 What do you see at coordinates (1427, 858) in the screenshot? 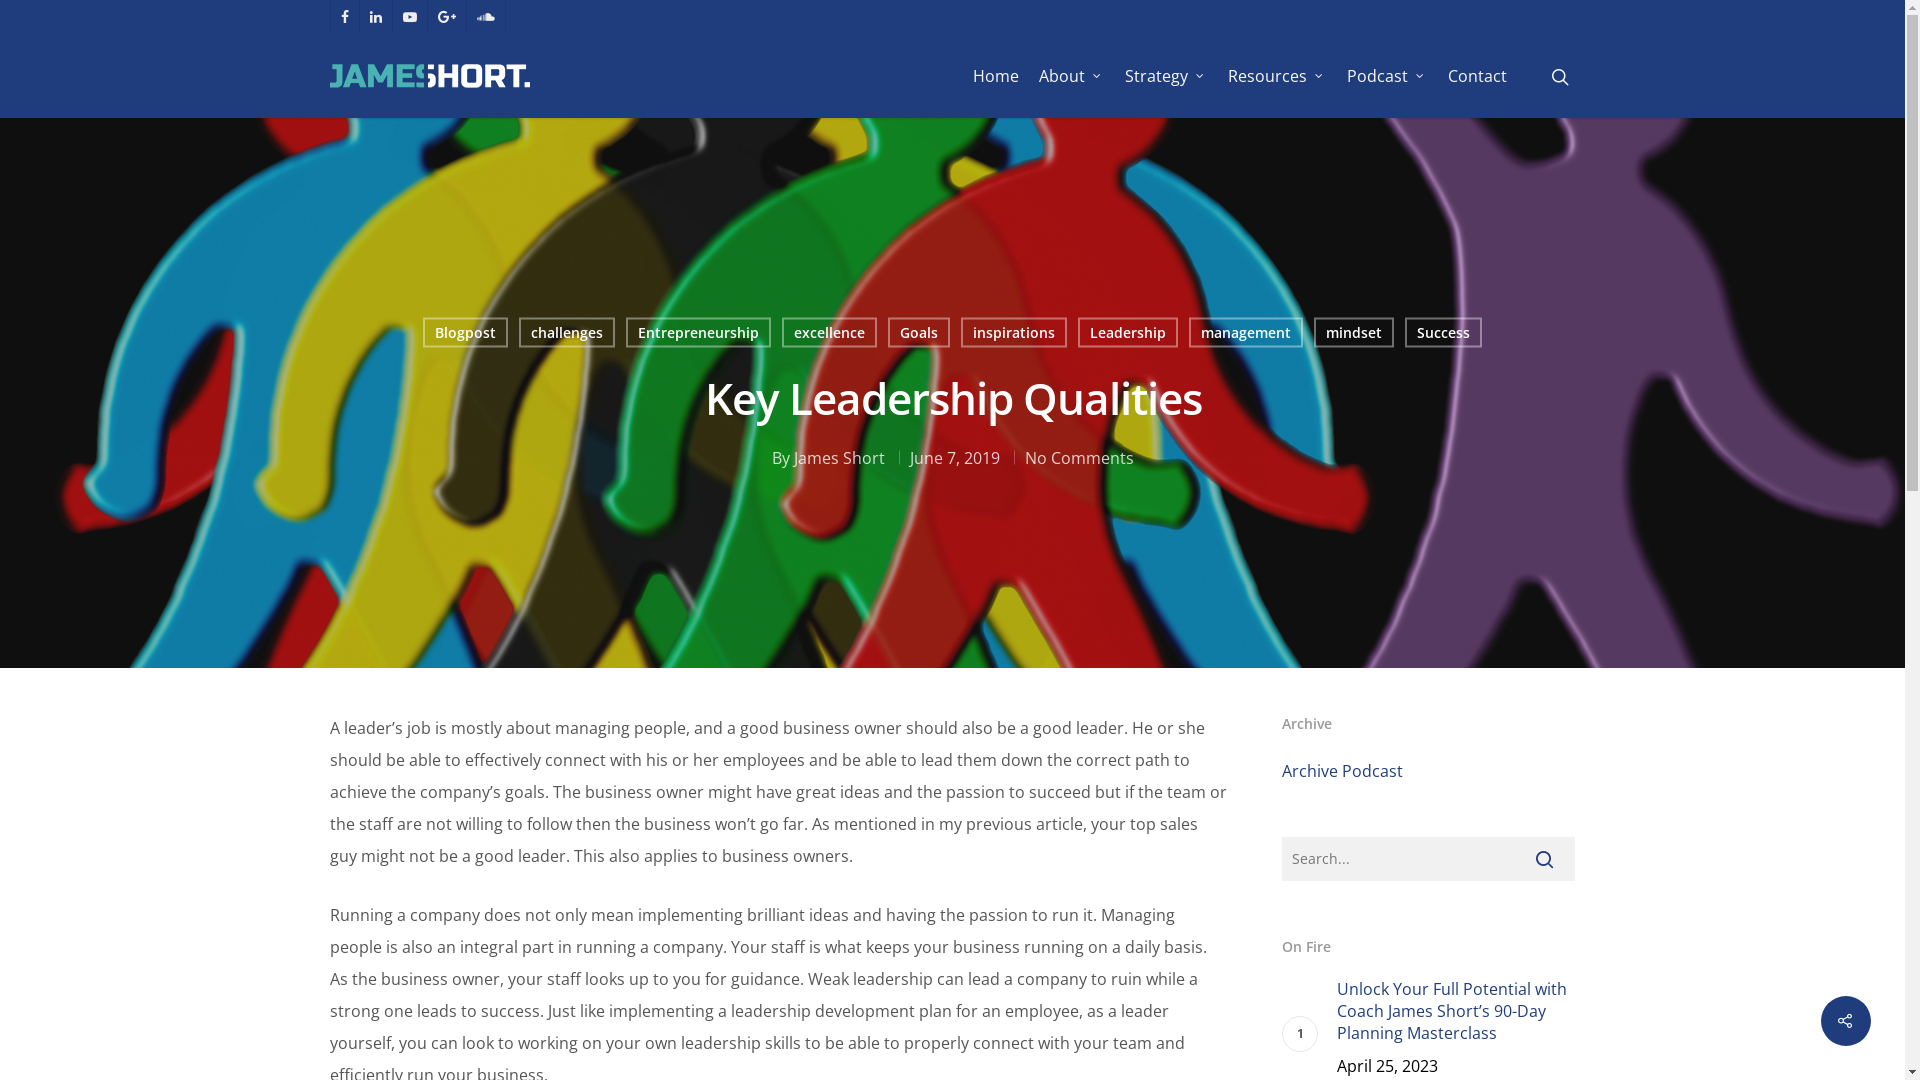
I see `'Search for:'` at bounding box center [1427, 858].